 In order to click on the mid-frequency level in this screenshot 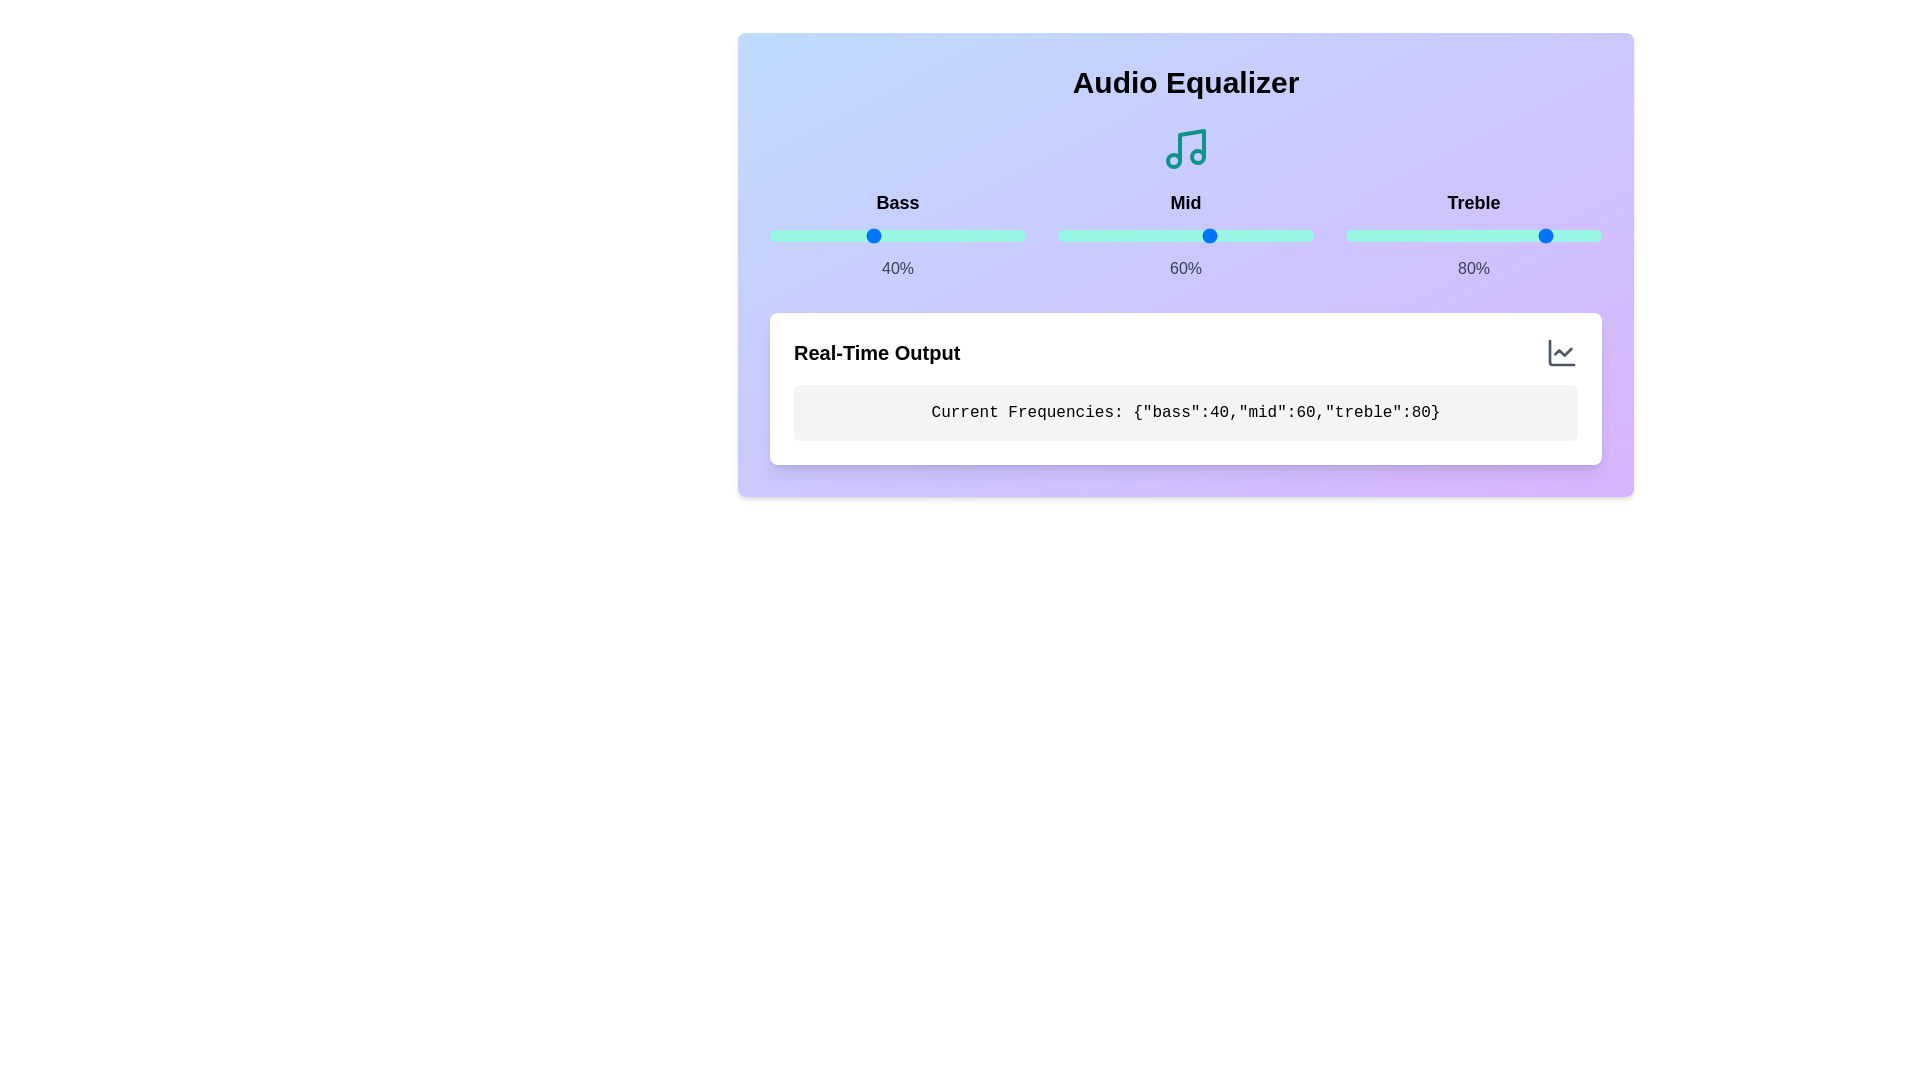, I will do `click(1067, 234)`.